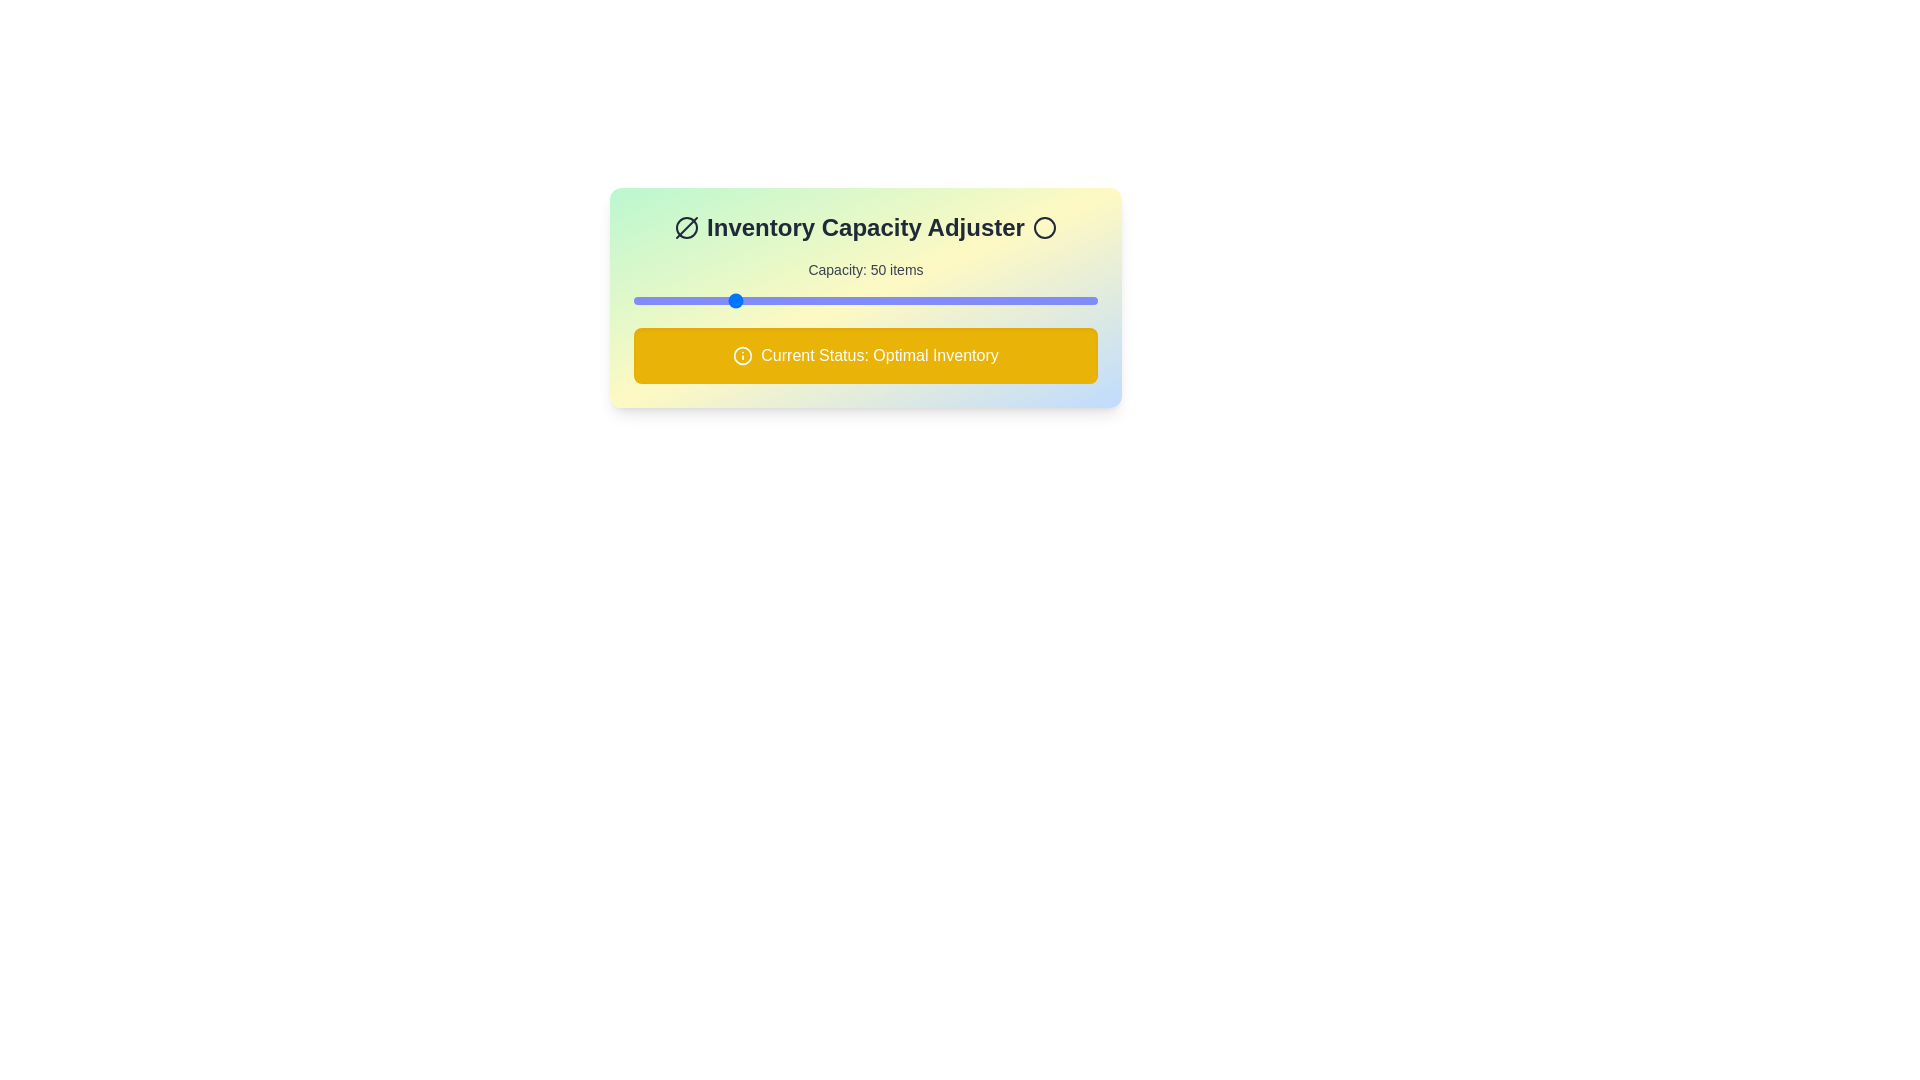  What do you see at coordinates (1039, 300) in the screenshot?
I see `the inventory capacity slider to 176 items` at bounding box center [1039, 300].